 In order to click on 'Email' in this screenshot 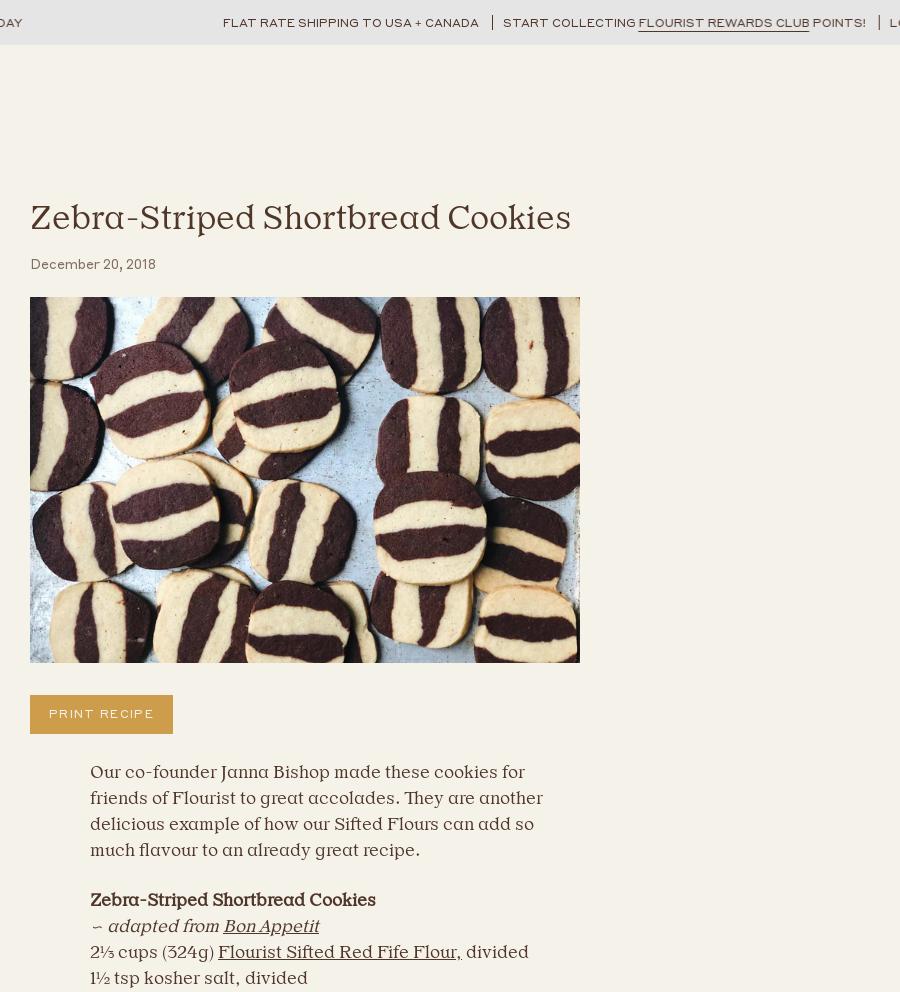, I will do `click(321, 646)`.